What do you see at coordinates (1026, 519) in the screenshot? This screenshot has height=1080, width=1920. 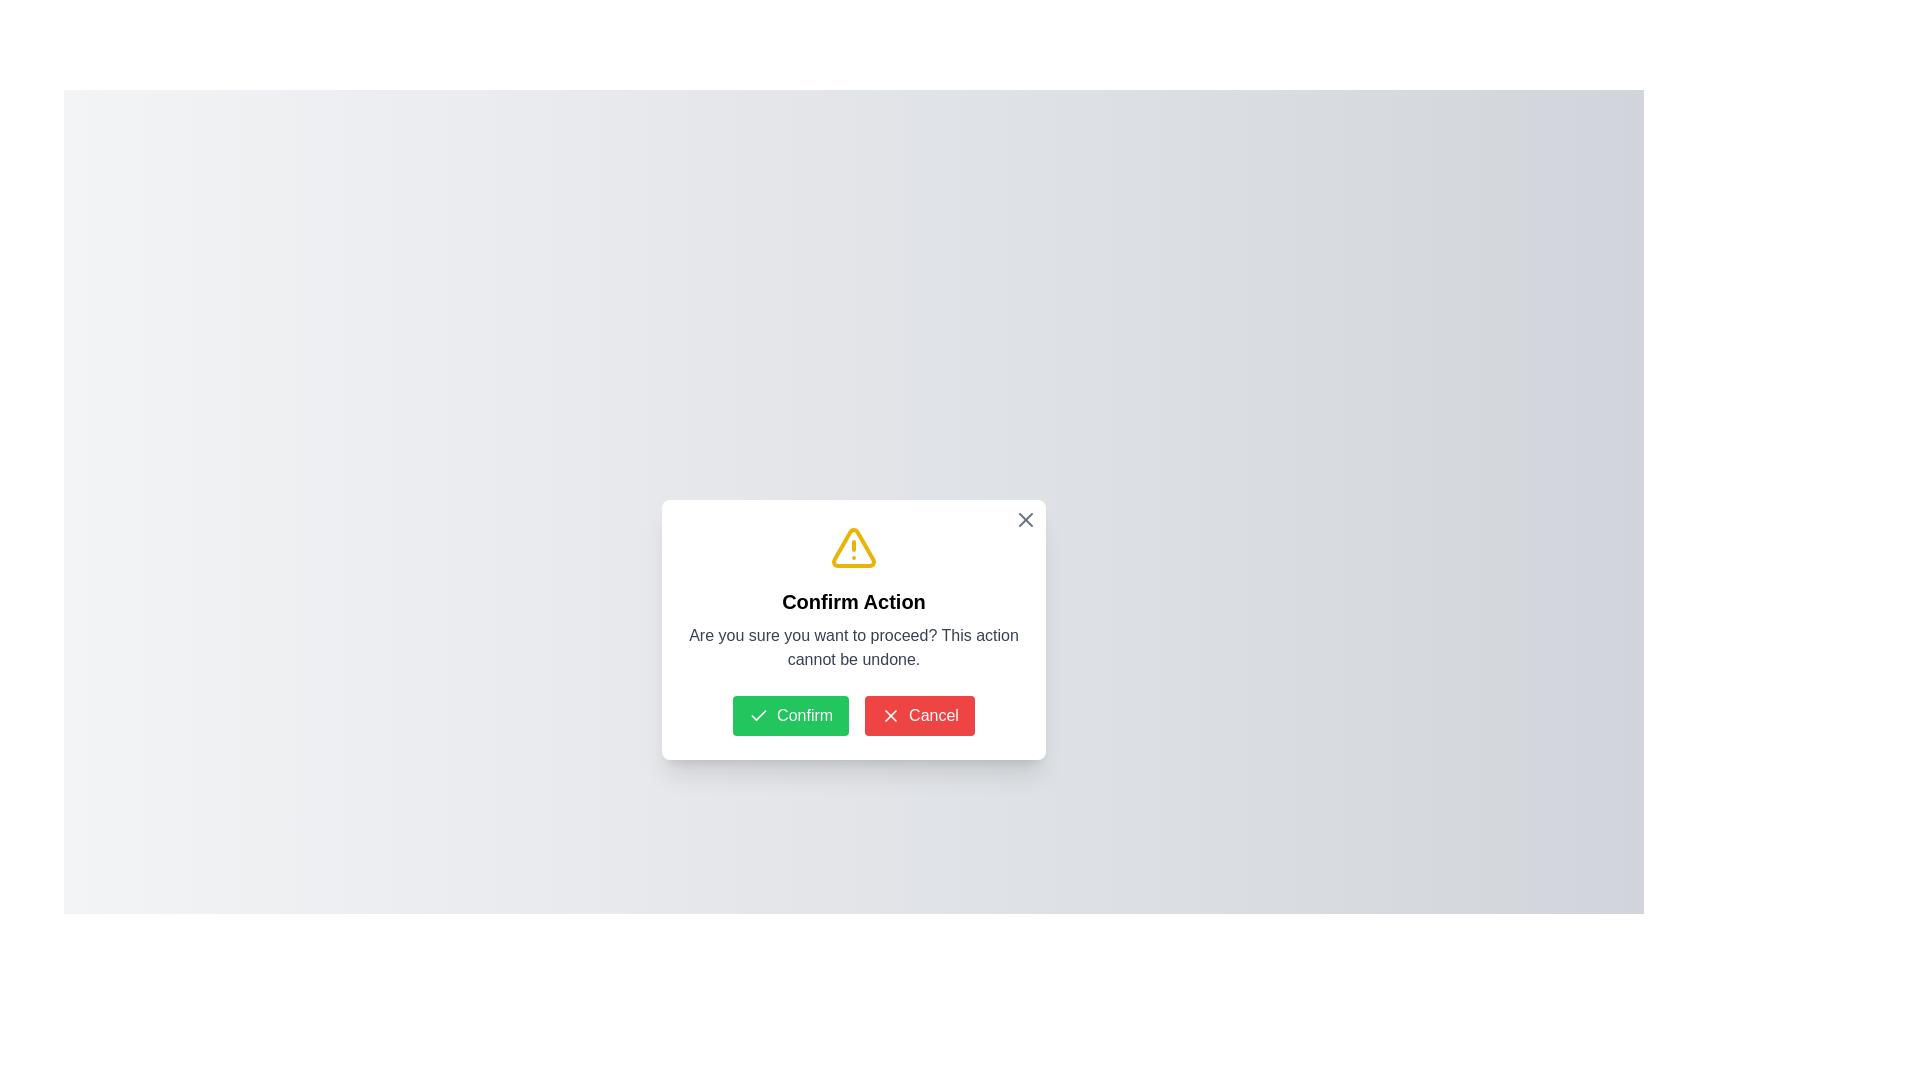 I see `the red cross (X) button in the top-right corner of the popup modal` at bounding box center [1026, 519].